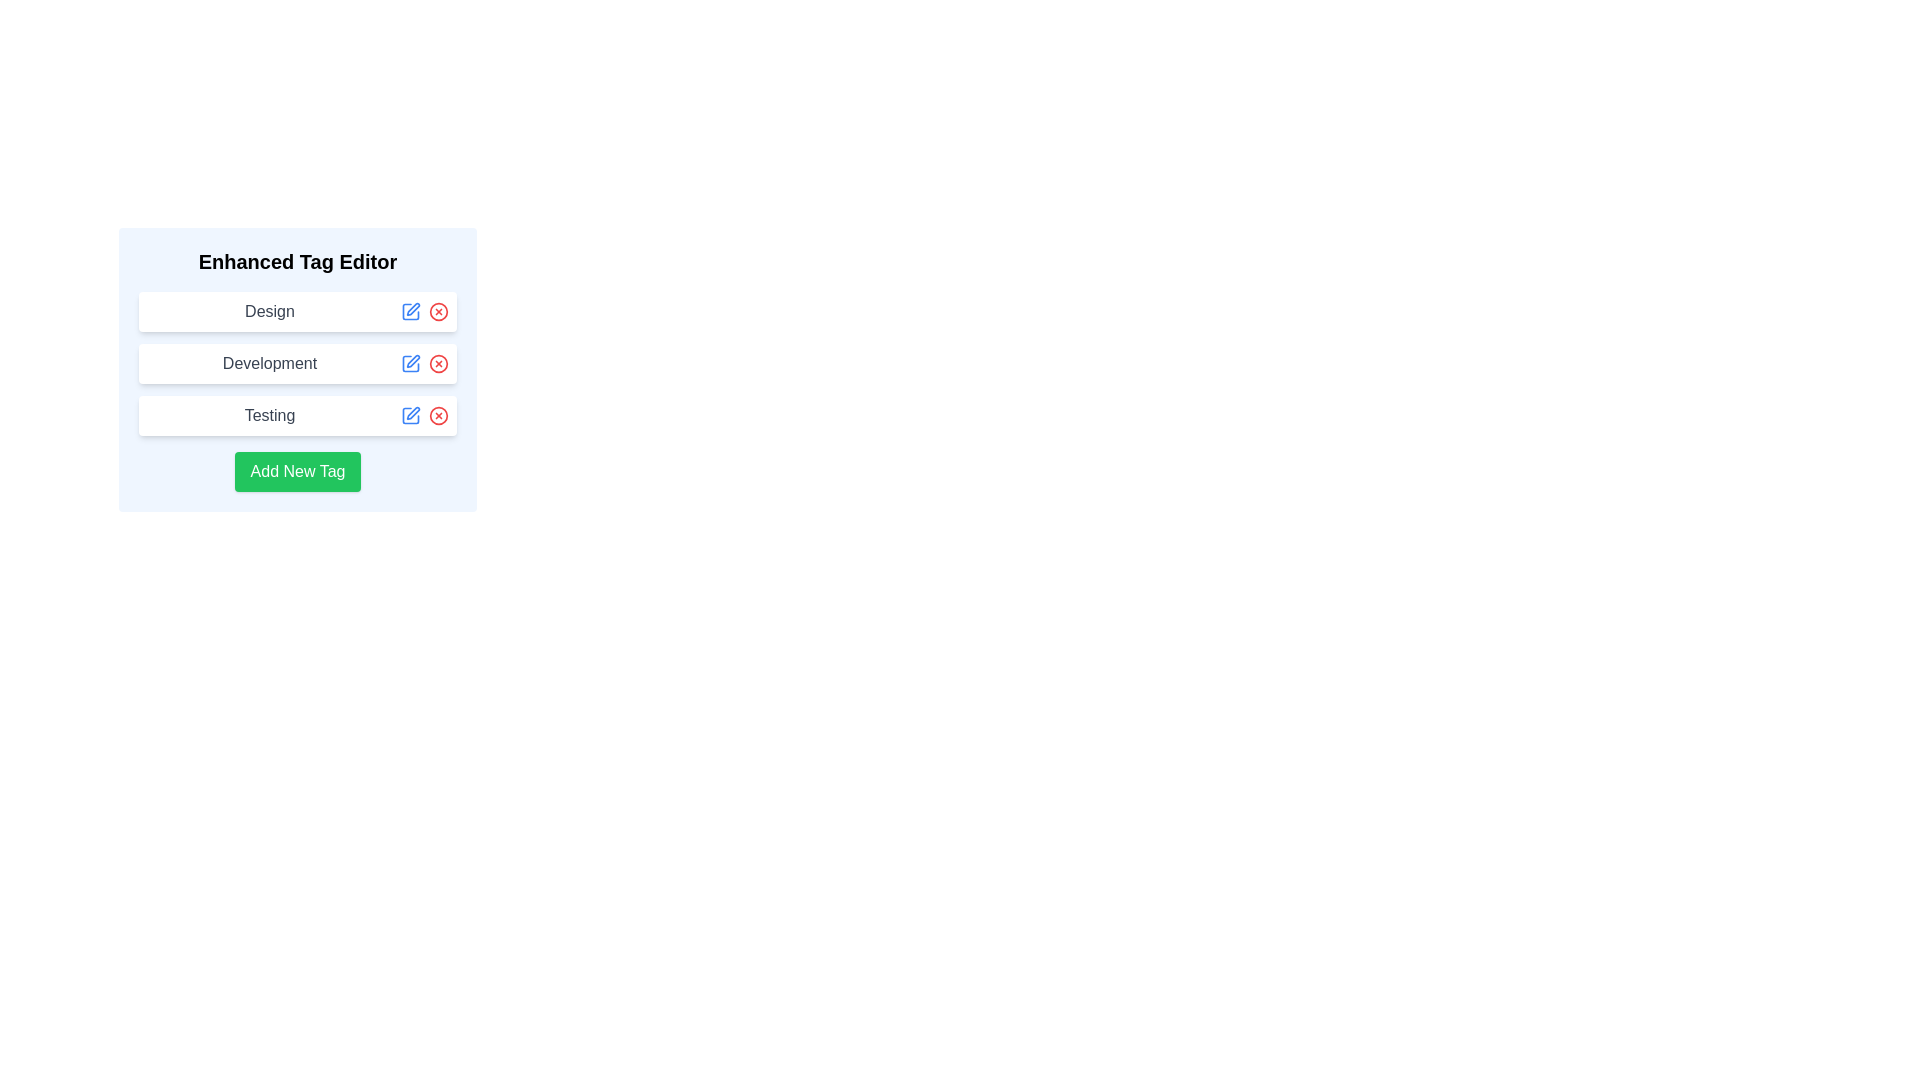 This screenshot has width=1920, height=1080. Describe the element at coordinates (424, 415) in the screenshot. I see `the edit button, which is the blue square with a pen icon located on the far right side of the row labeled 'Testing' in the 'Enhanced Tag Editor' component` at that location.